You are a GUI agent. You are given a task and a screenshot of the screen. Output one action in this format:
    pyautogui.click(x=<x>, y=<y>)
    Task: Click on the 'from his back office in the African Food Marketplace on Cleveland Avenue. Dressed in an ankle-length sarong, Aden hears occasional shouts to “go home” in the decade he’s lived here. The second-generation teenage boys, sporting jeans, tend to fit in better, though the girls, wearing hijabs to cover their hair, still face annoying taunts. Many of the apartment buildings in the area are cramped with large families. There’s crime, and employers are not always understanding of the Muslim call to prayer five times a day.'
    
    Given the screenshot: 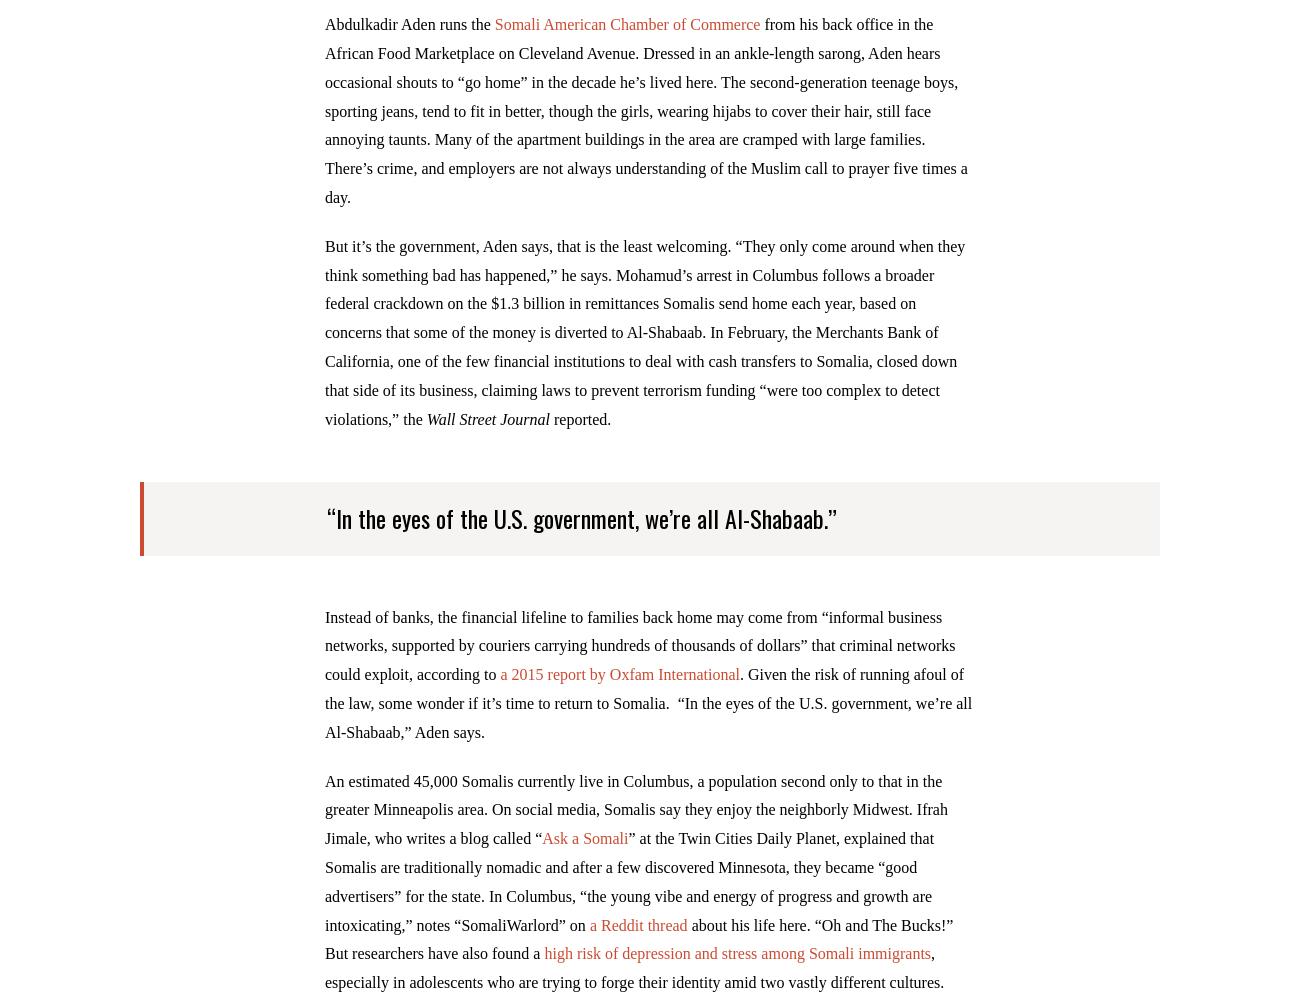 What is the action you would take?
    pyautogui.click(x=645, y=124)
    